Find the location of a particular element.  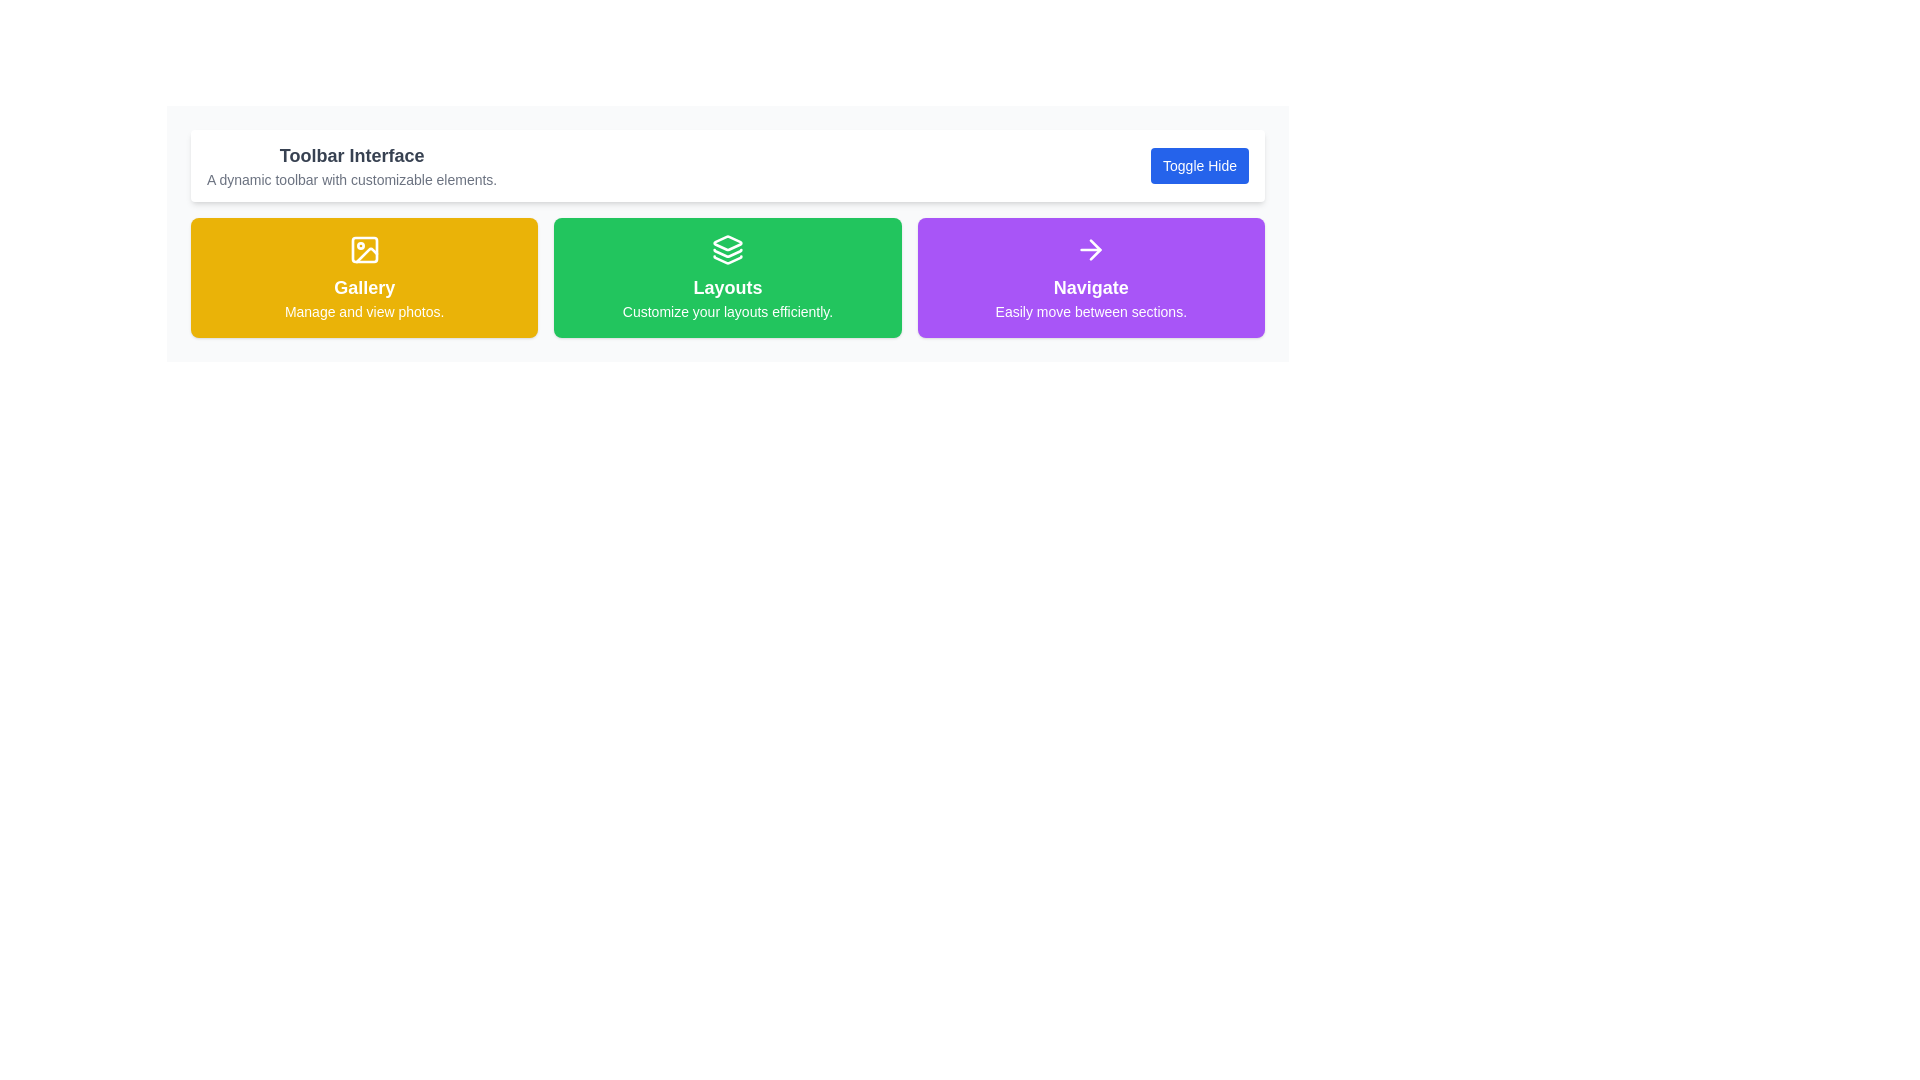

the SVG graphic/icon resembling stacked rectangles with a green background, located at the top-center of the 'Layouts' box is located at coordinates (727, 249).